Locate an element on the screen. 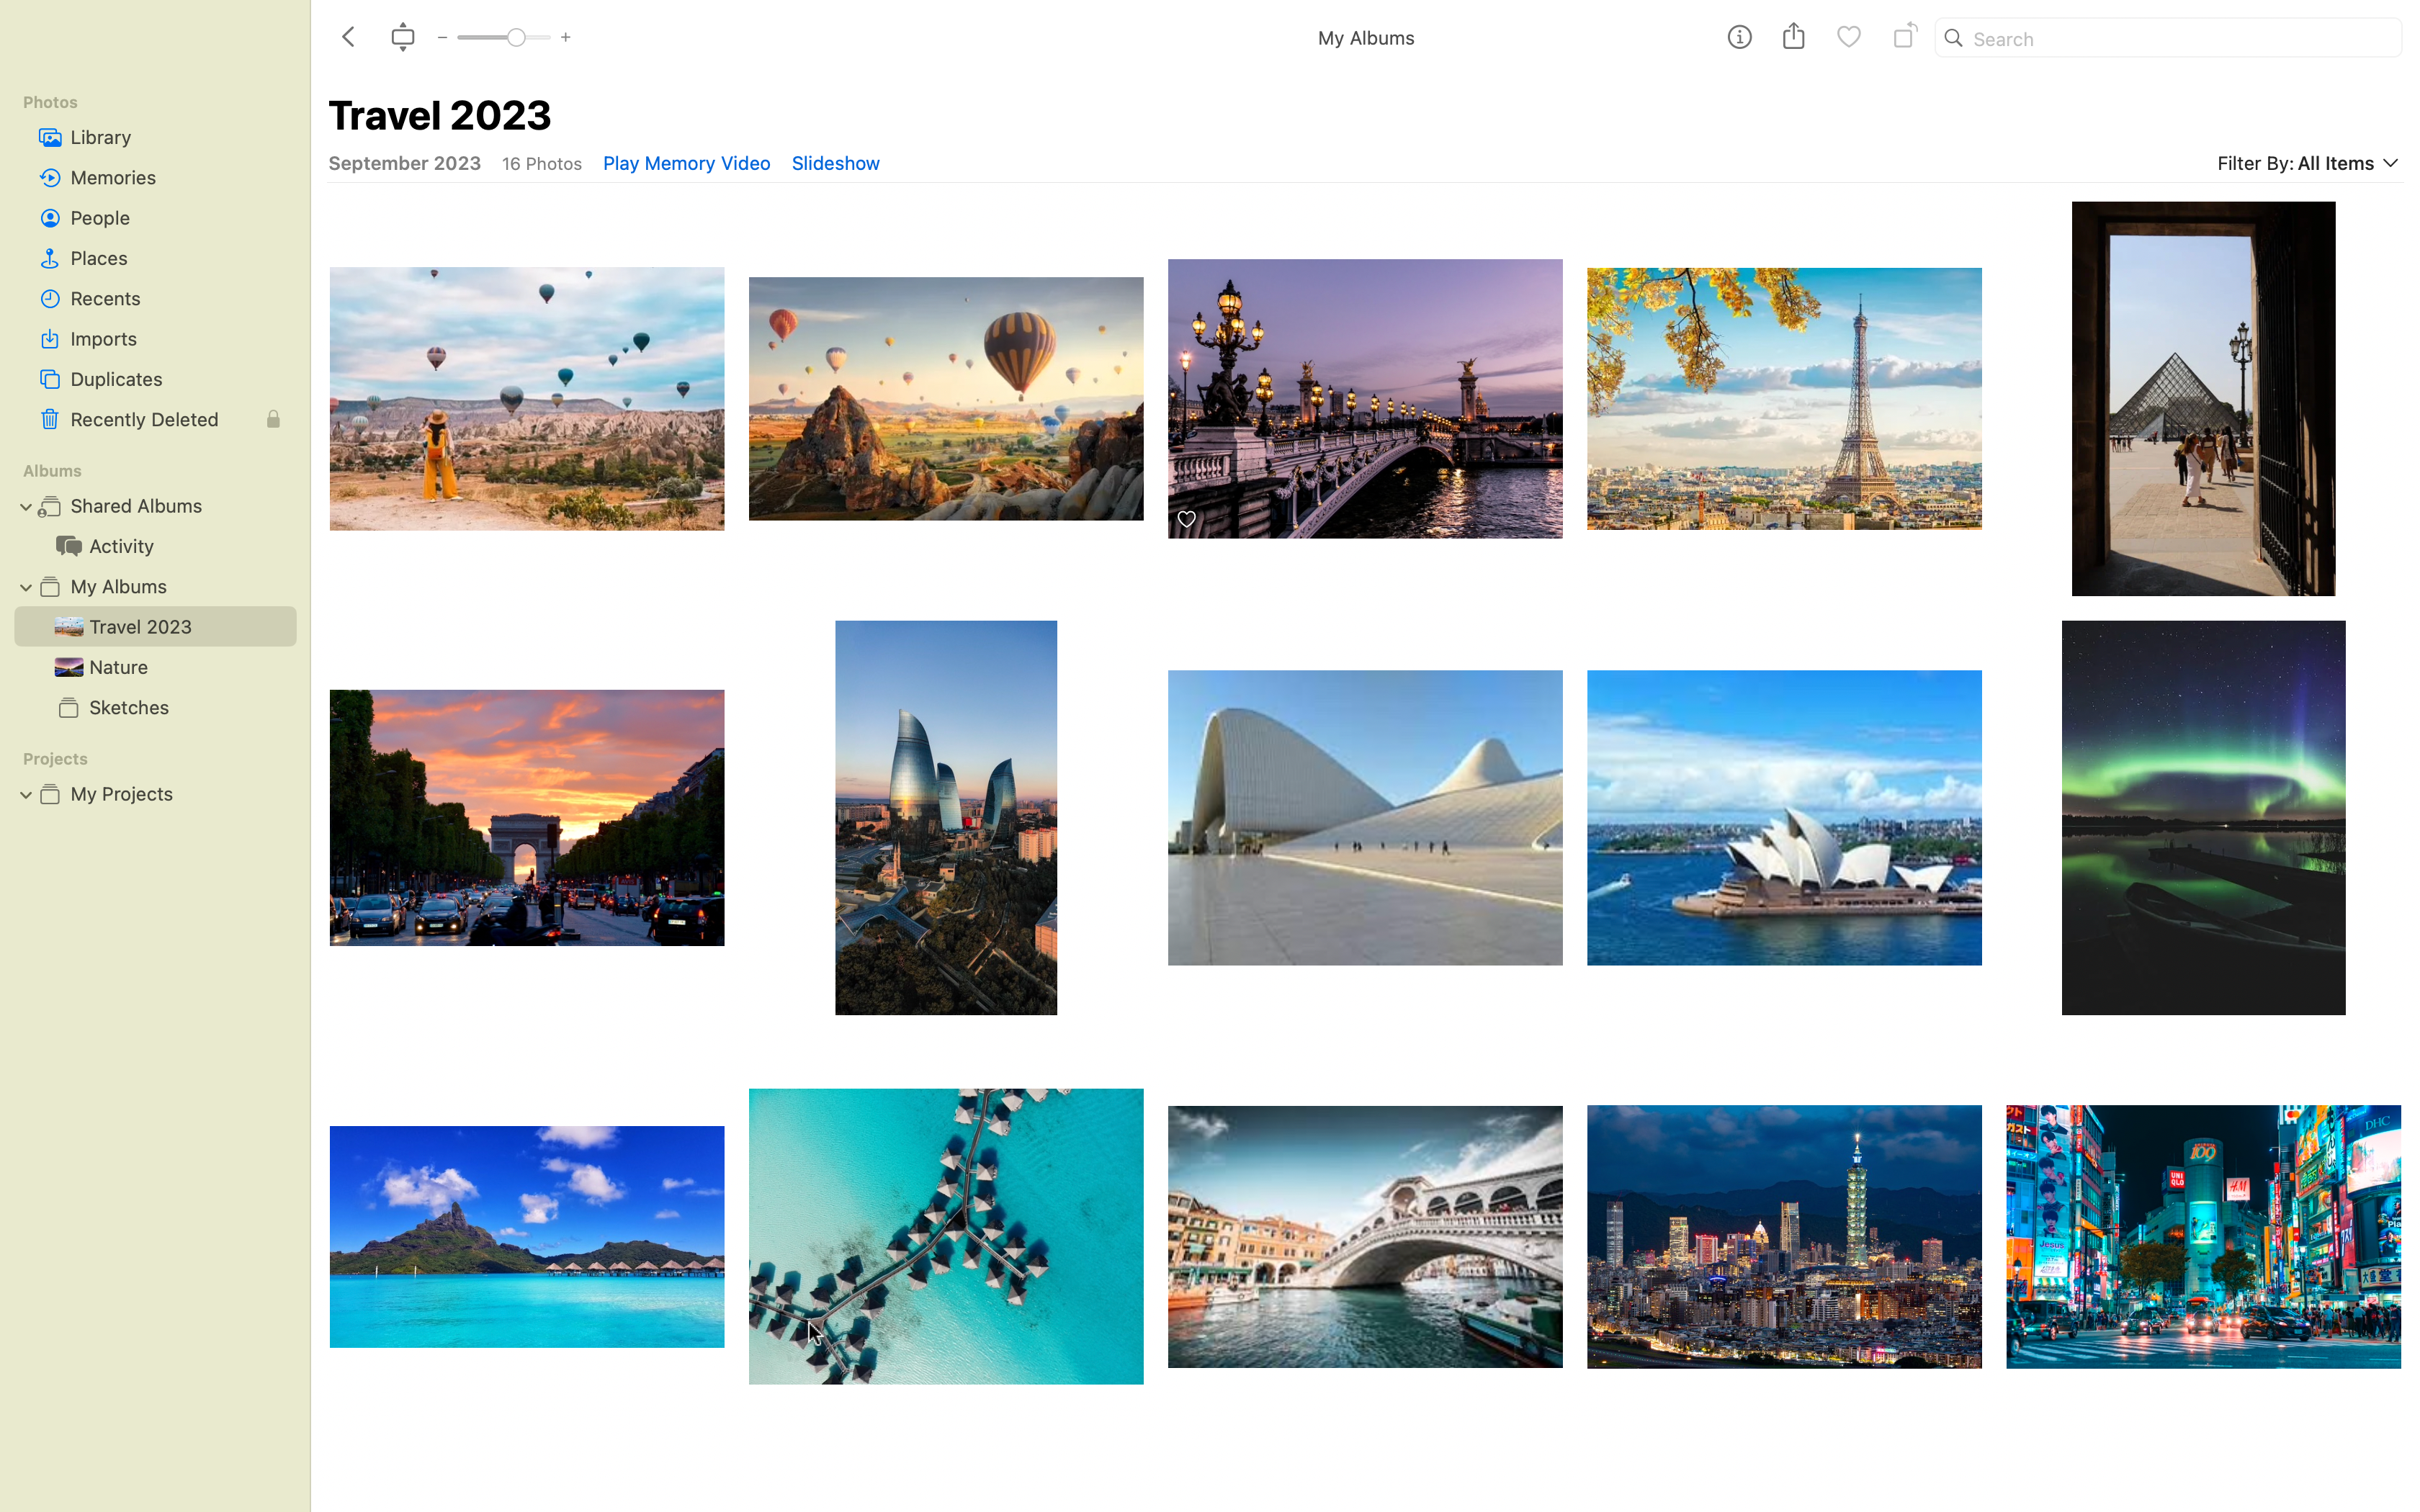  Rotate picture of Louvre thrice is located at coordinates (1783, 387).